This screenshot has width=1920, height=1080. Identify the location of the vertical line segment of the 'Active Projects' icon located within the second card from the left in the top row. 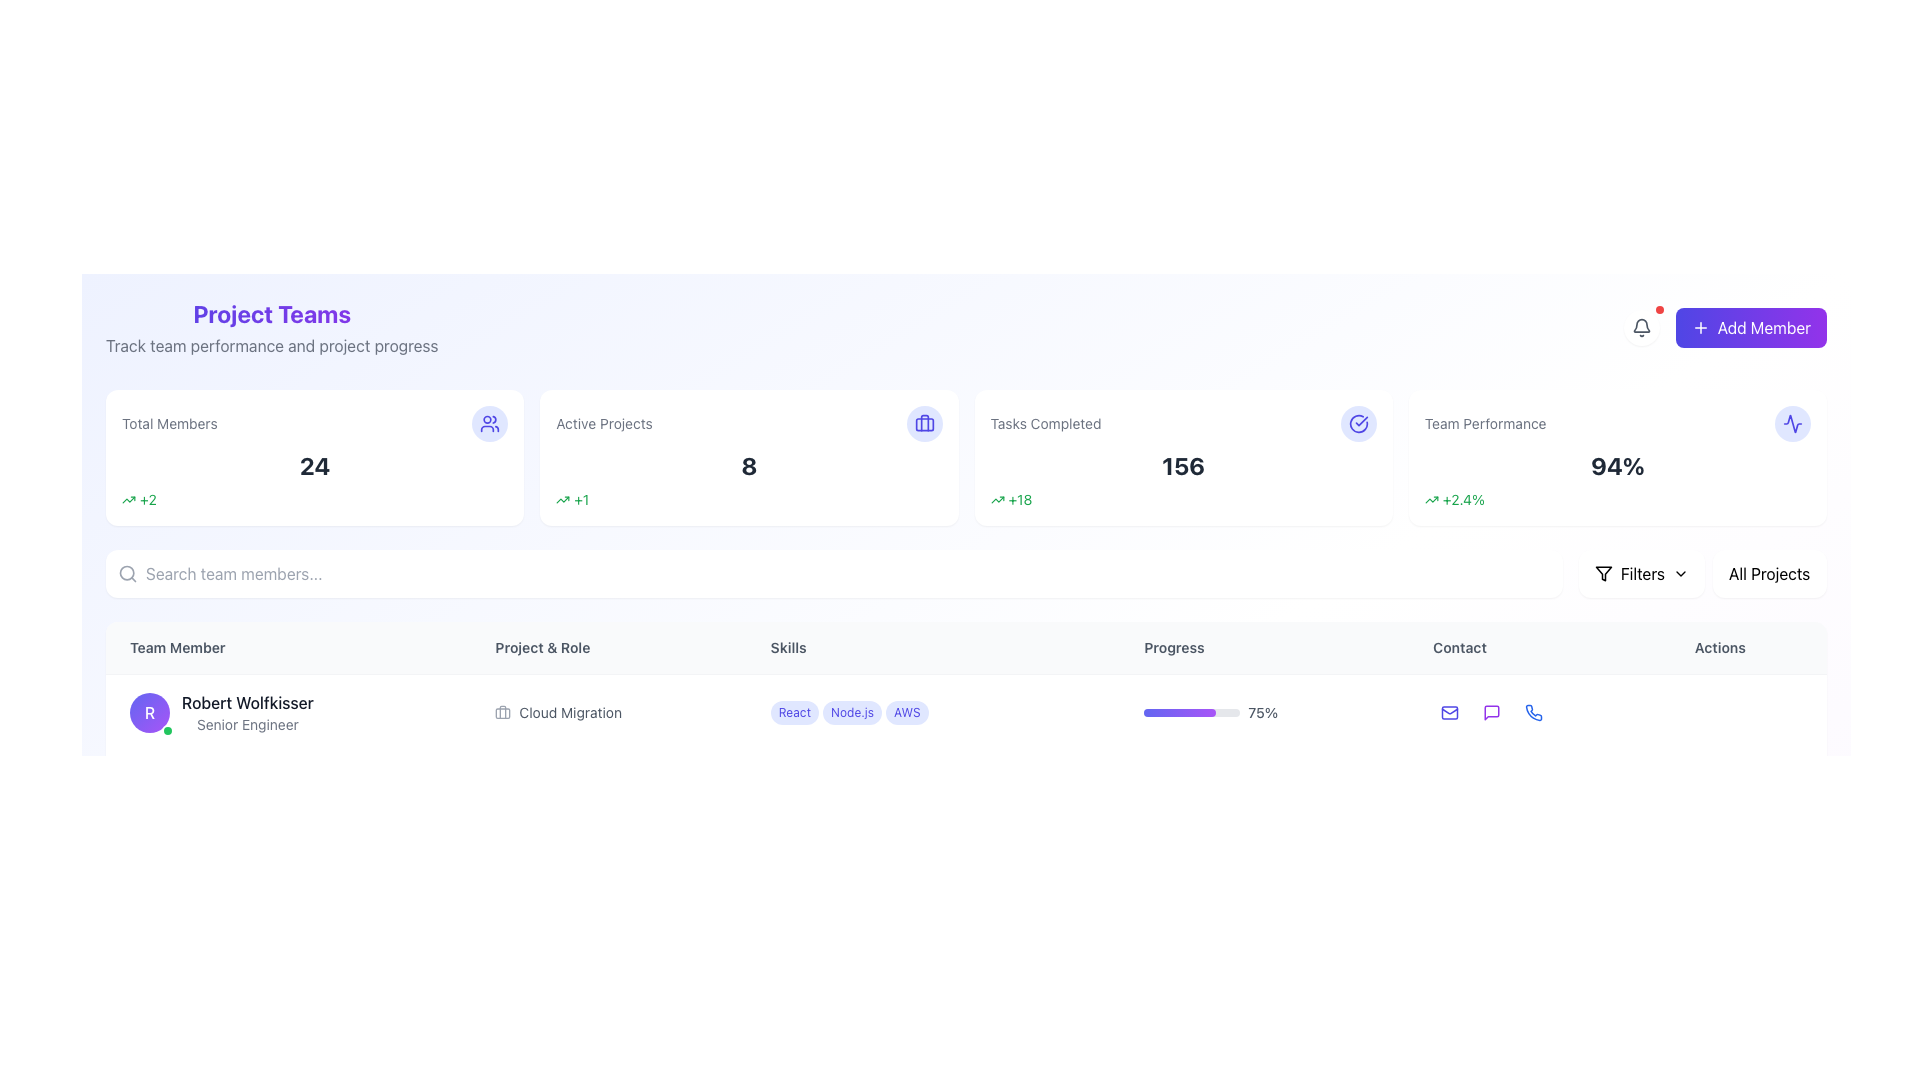
(923, 422).